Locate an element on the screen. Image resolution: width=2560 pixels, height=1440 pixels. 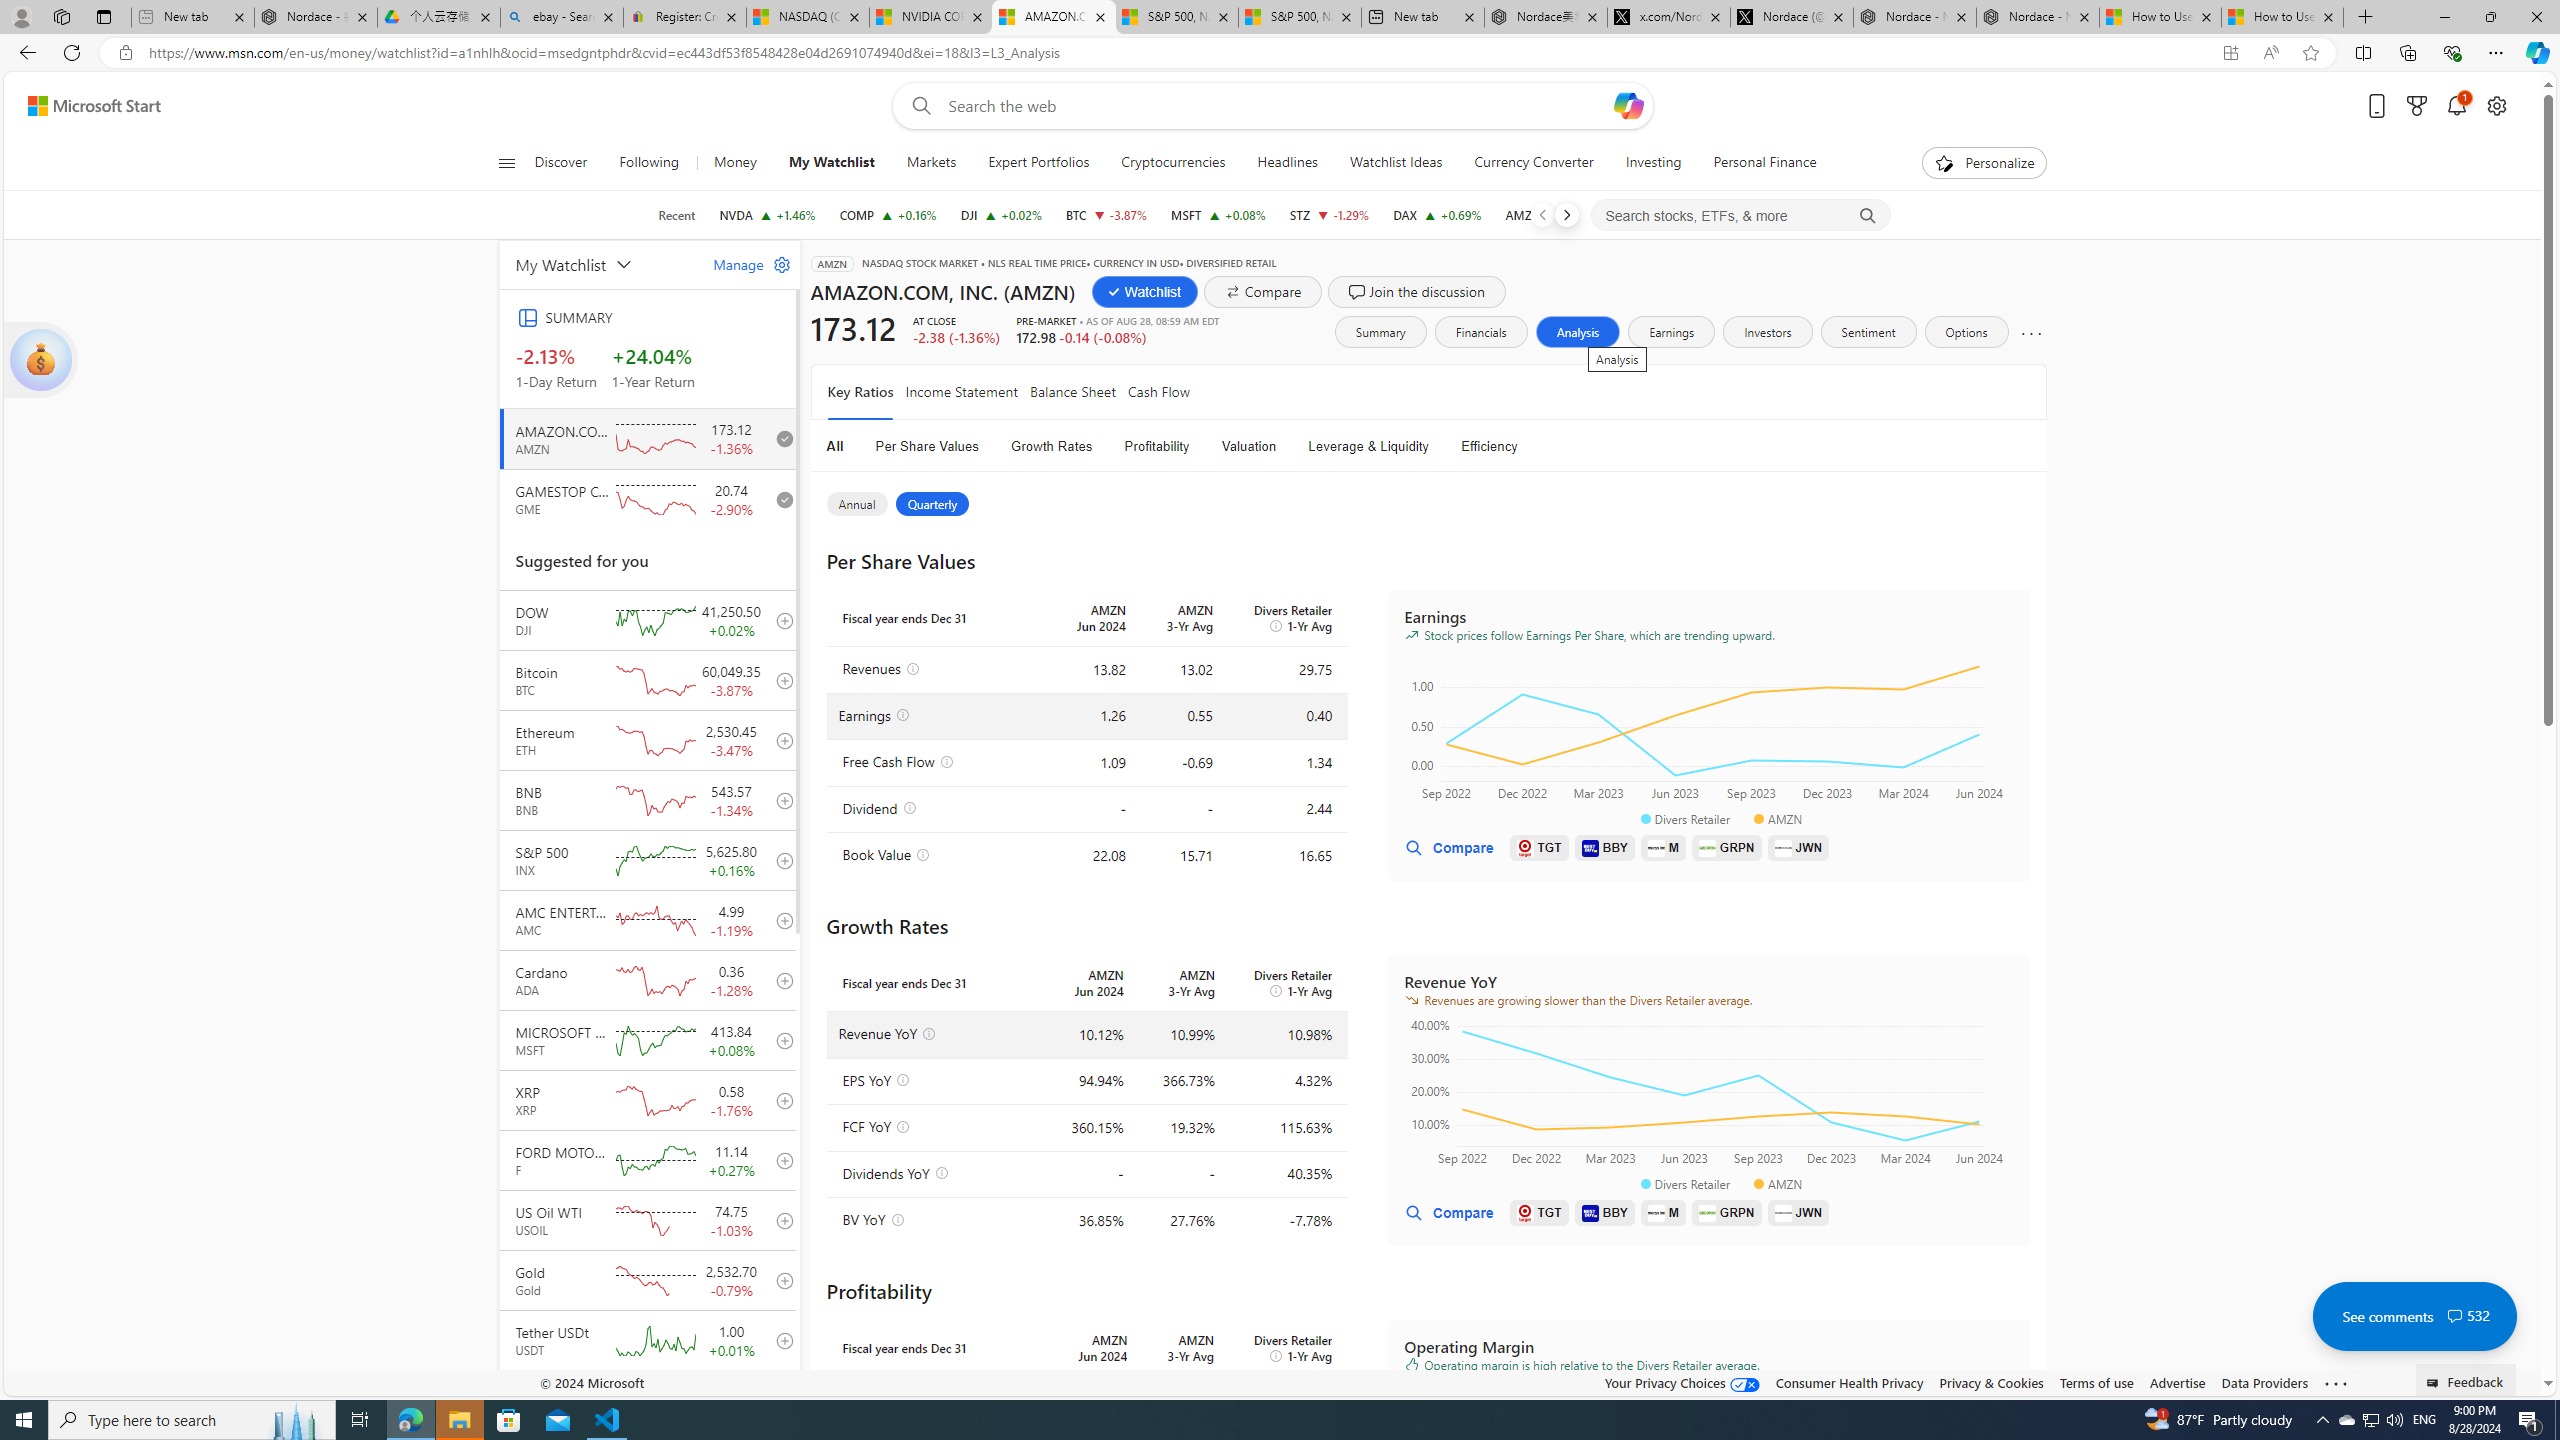
'Income Statement' is located at coordinates (962, 391).